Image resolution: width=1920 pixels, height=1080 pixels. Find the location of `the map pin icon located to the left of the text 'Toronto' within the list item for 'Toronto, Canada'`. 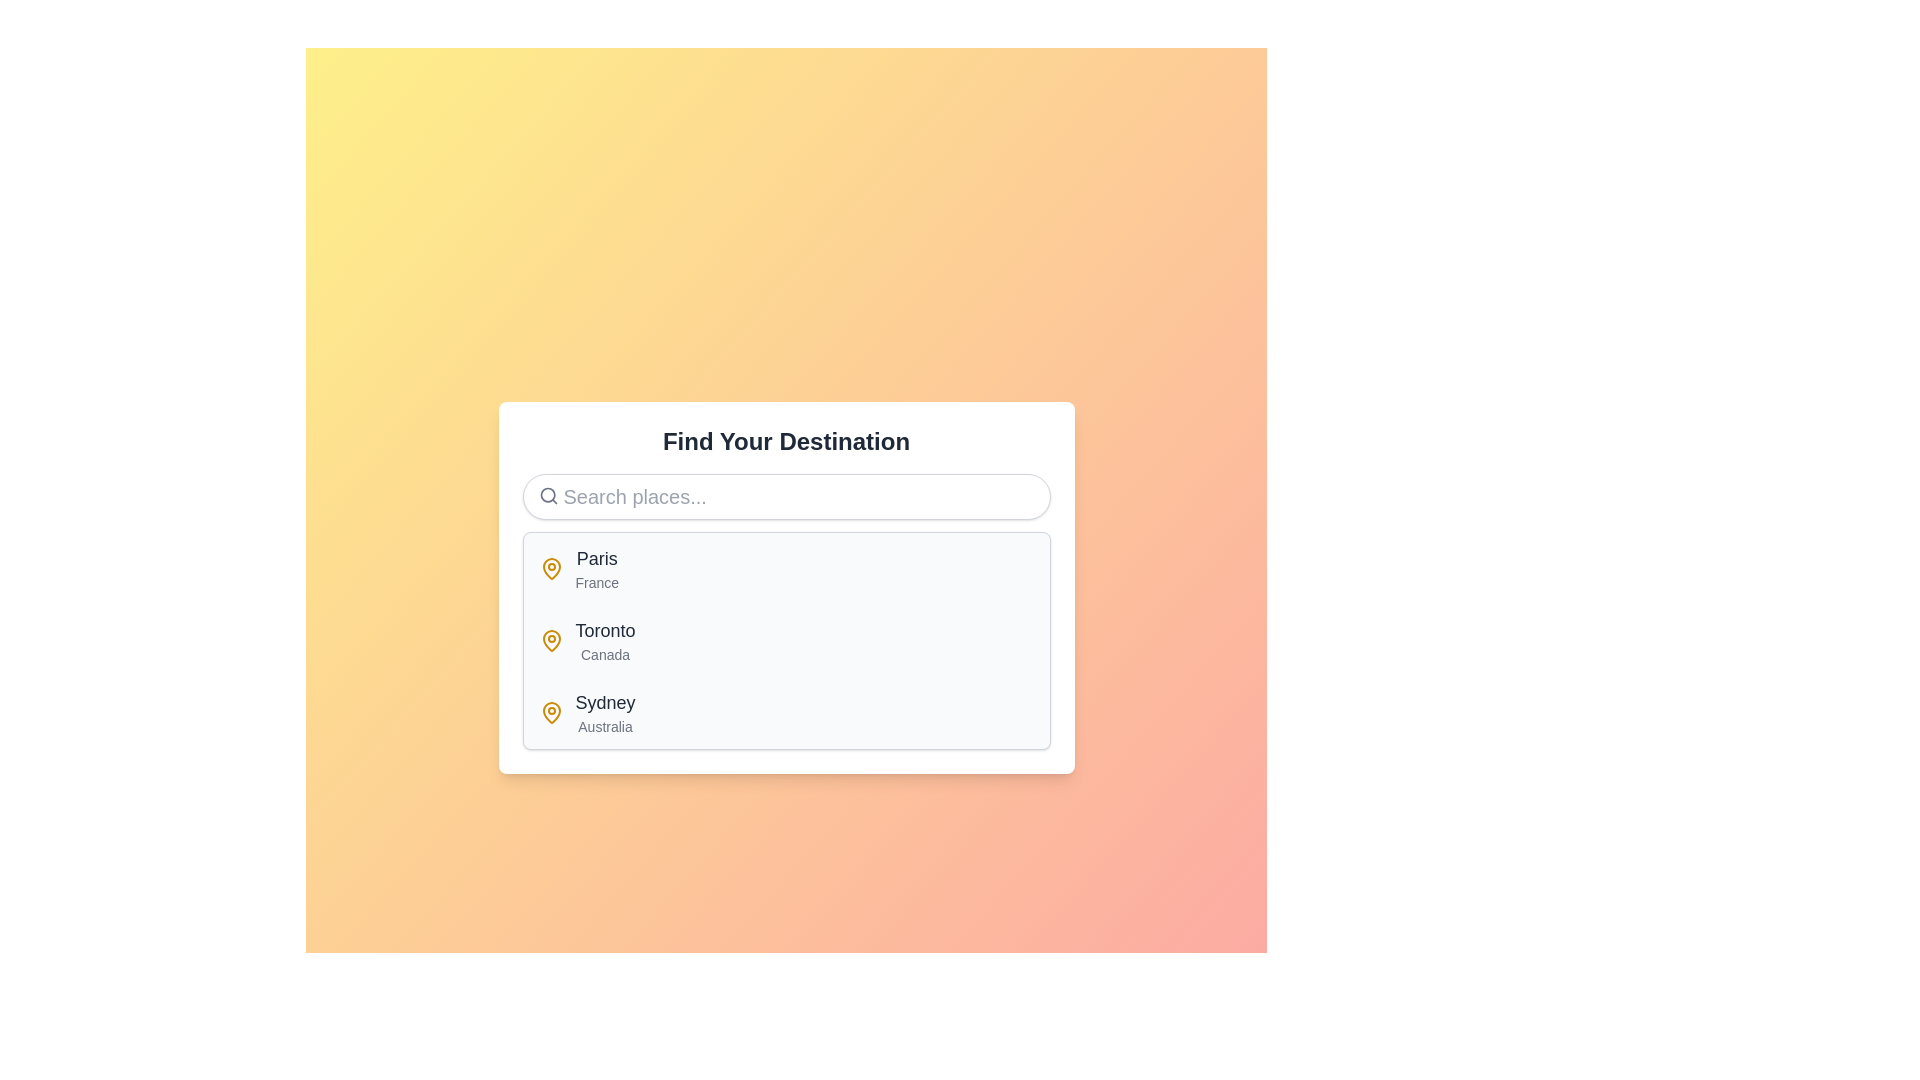

the map pin icon located to the left of the text 'Toronto' within the list item for 'Toronto, Canada' is located at coordinates (551, 640).